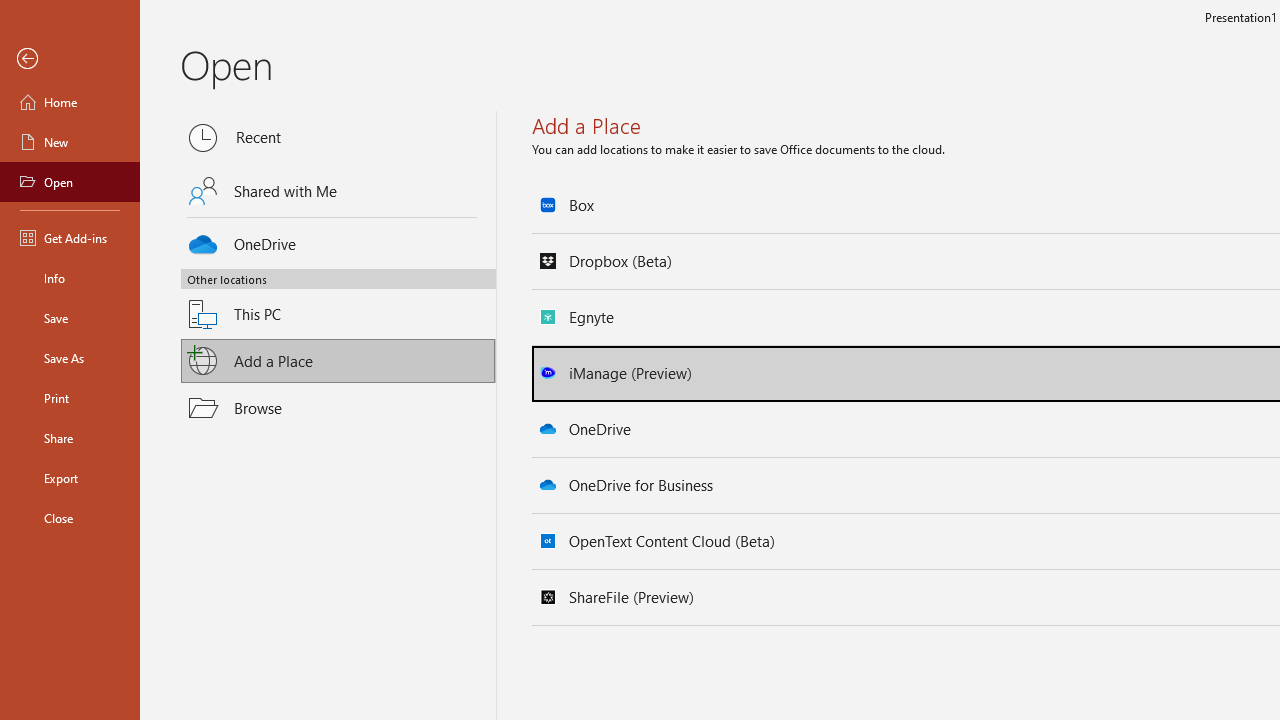 The height and width of the screenshot is (720, 1280). Describe the element at coordinates (69, 277) in the screenshot. I see `'Info'` at that location.